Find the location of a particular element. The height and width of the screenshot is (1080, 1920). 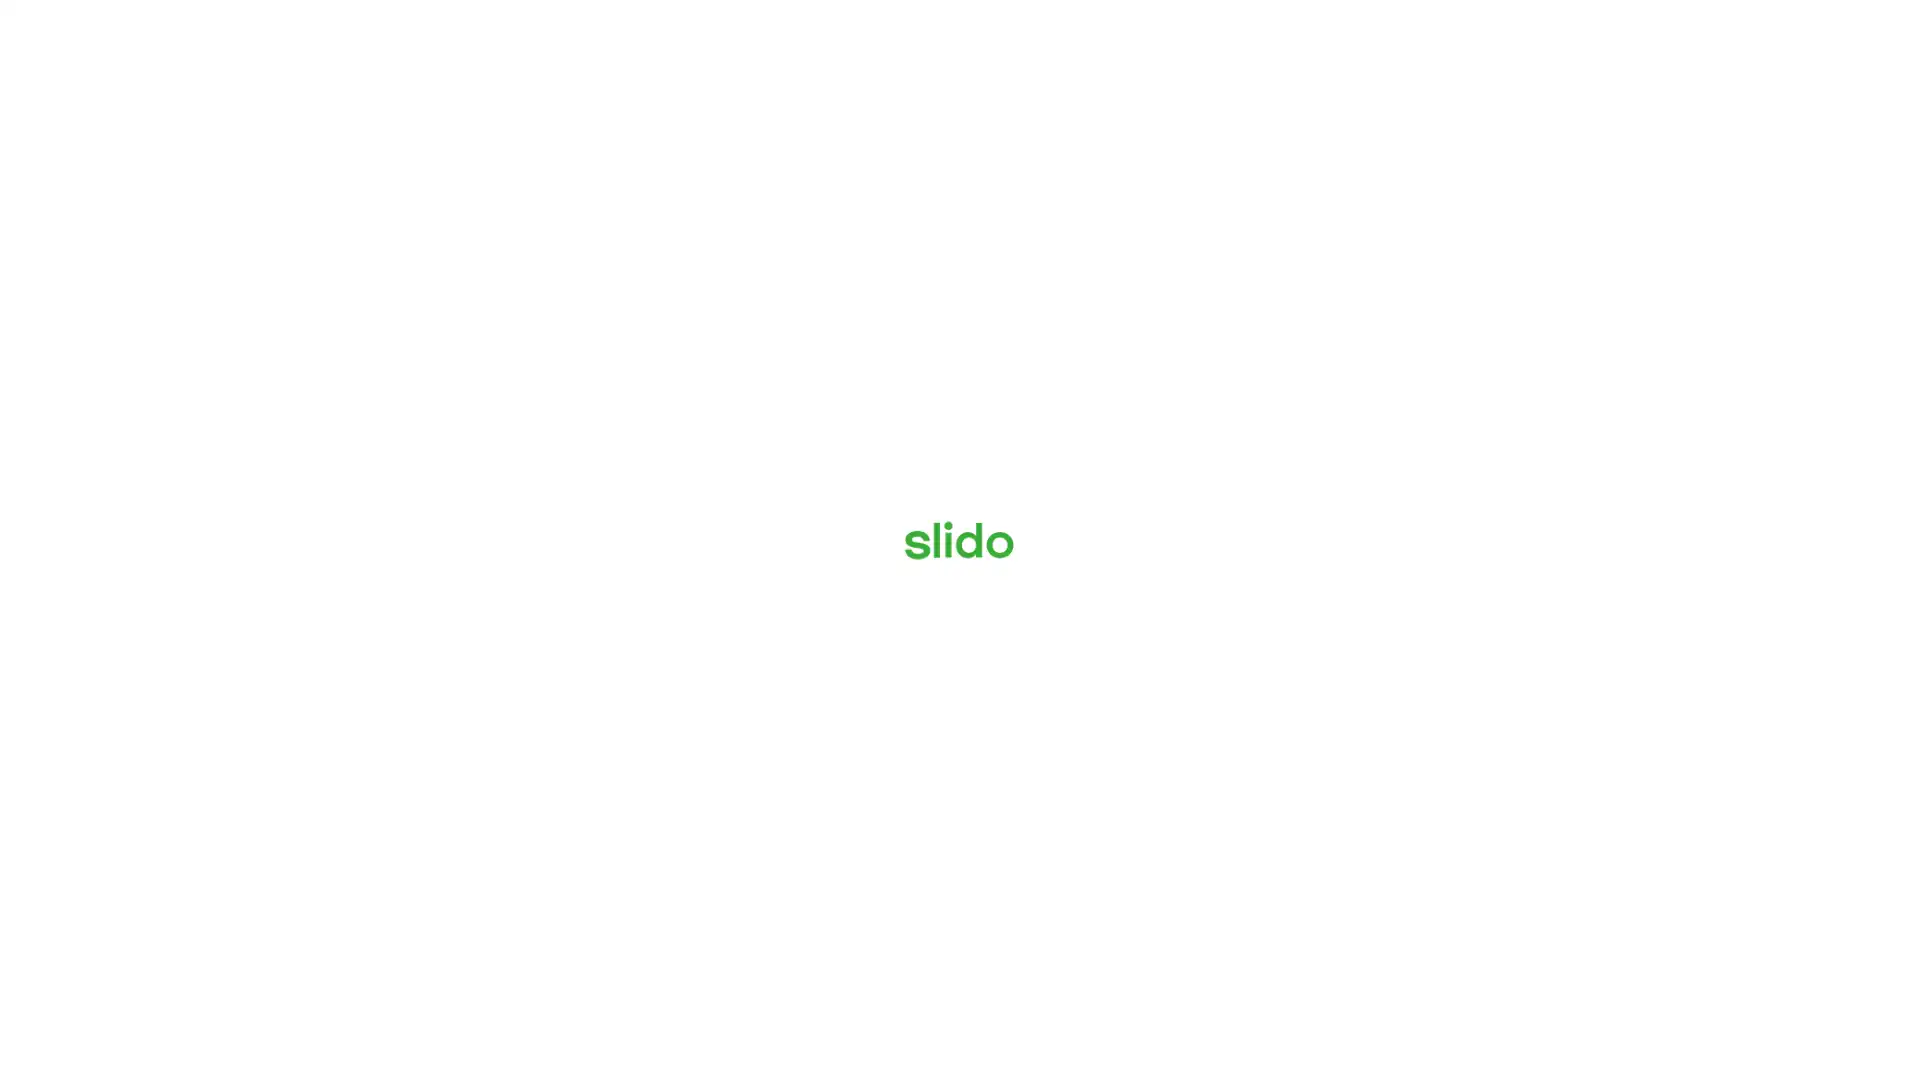

24 votes, Upvote question is located at coordinates (1772, 708).